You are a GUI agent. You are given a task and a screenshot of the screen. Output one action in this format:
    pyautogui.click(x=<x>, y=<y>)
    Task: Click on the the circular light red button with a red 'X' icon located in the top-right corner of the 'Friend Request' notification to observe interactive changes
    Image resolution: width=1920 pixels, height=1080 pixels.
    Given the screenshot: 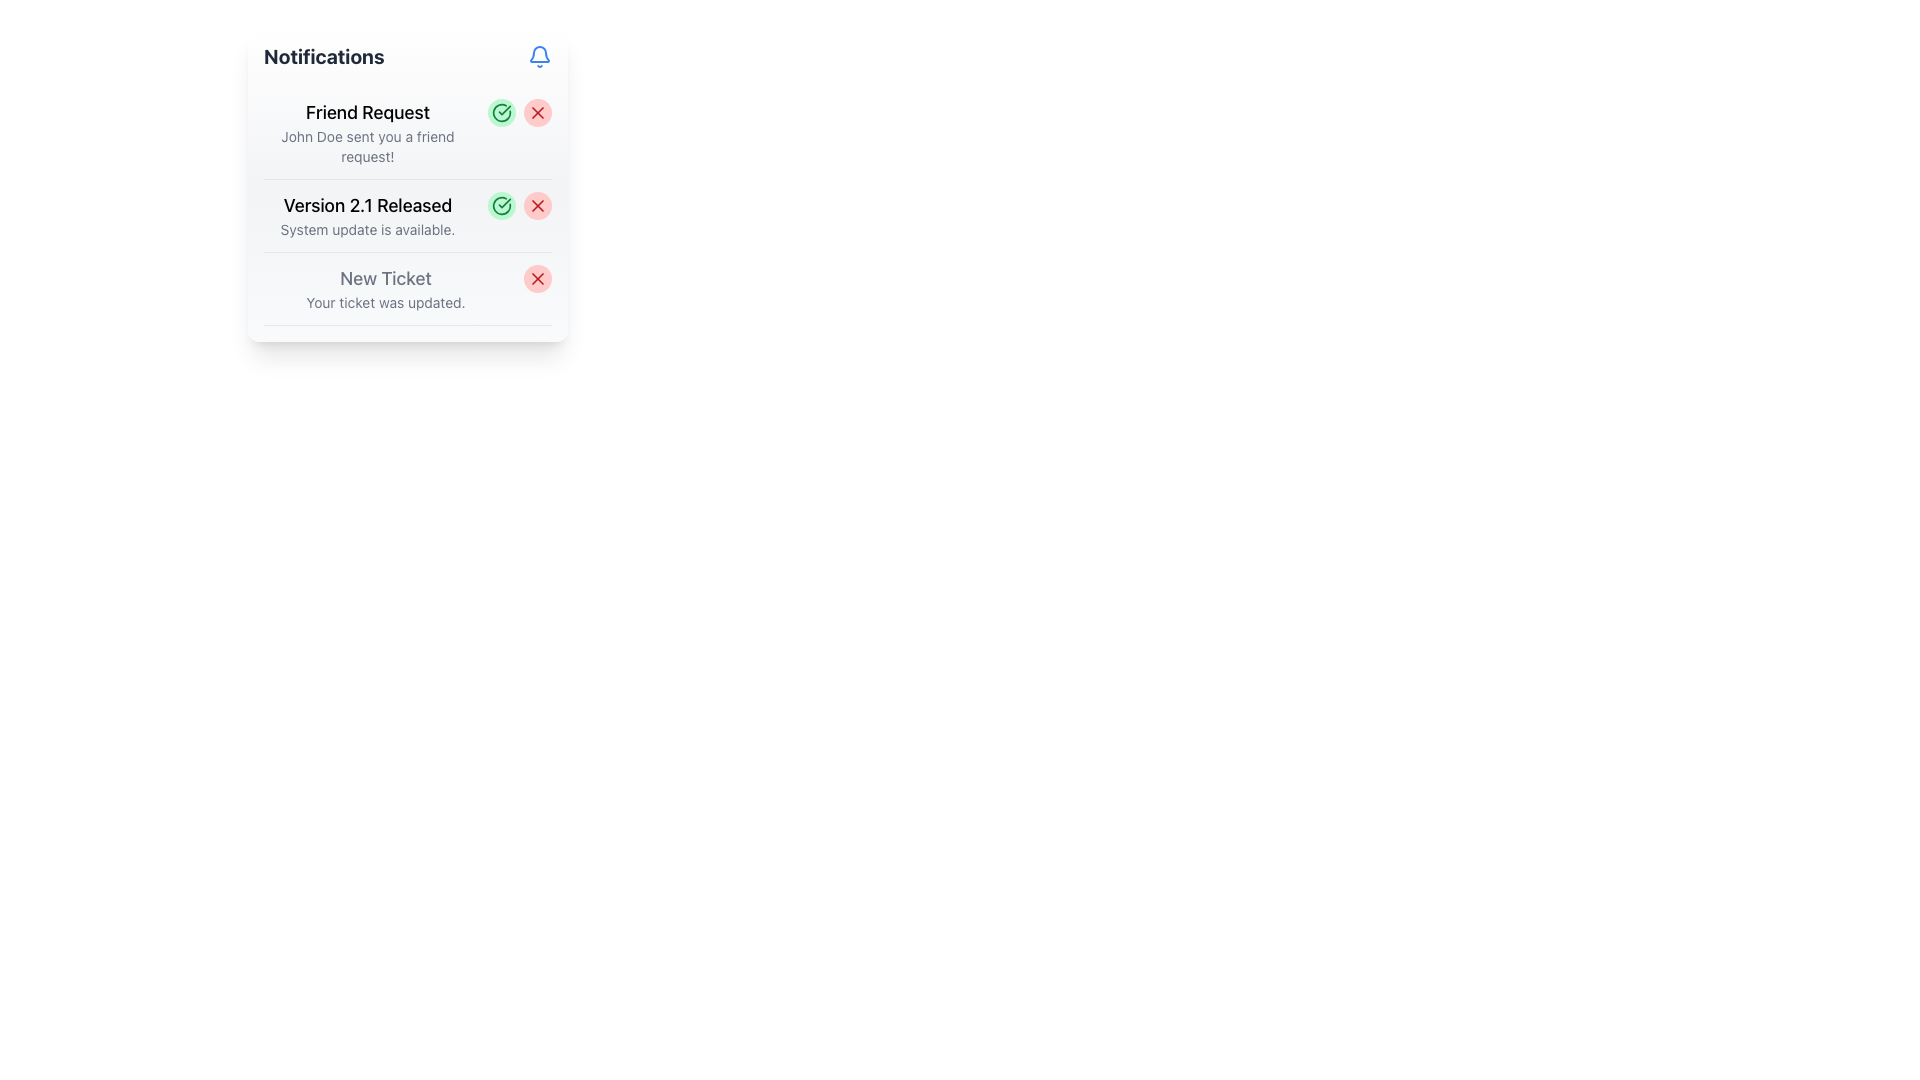 What is the action you would take?
    pyautogui.click(x=537, y=112)
    